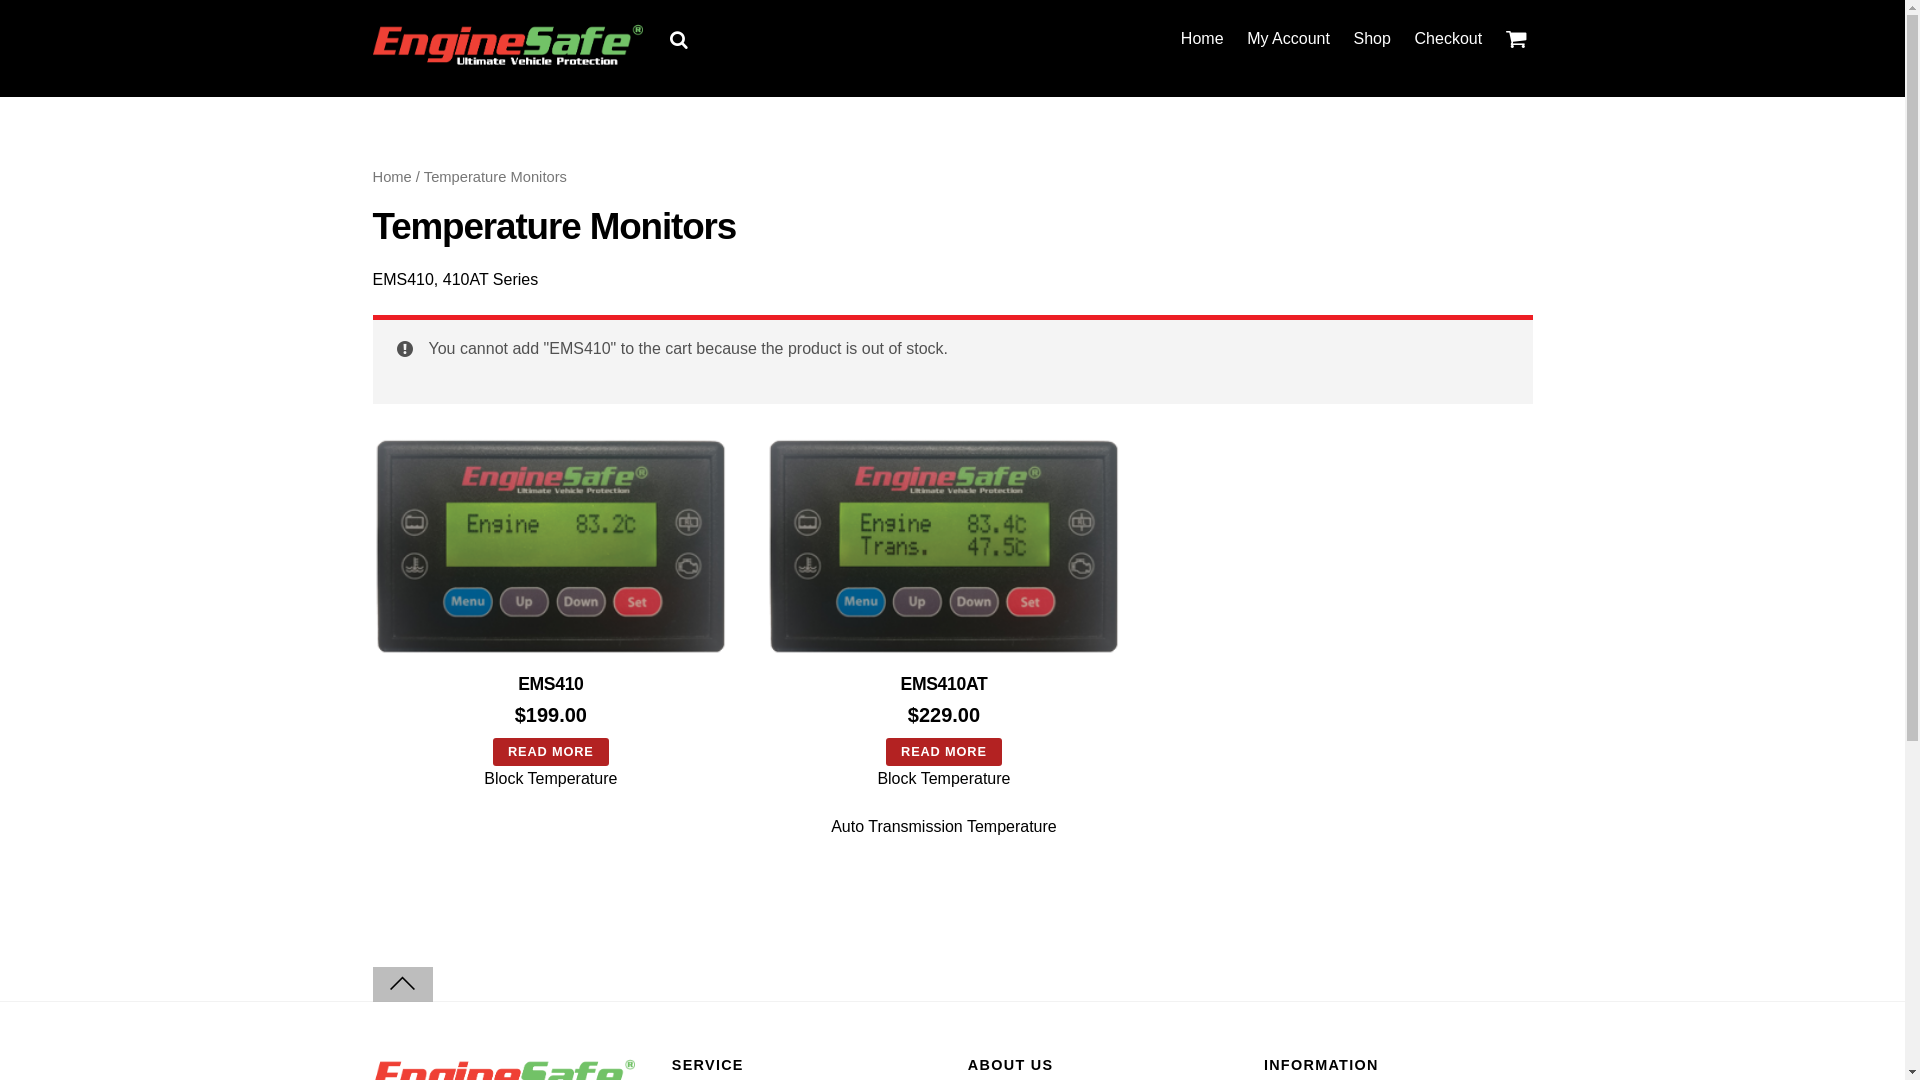 This screenshot has height=1080, width=1920. Describe the element at coordinates (1289, 38) in the screenshot. I see `'My Account'` at that location.